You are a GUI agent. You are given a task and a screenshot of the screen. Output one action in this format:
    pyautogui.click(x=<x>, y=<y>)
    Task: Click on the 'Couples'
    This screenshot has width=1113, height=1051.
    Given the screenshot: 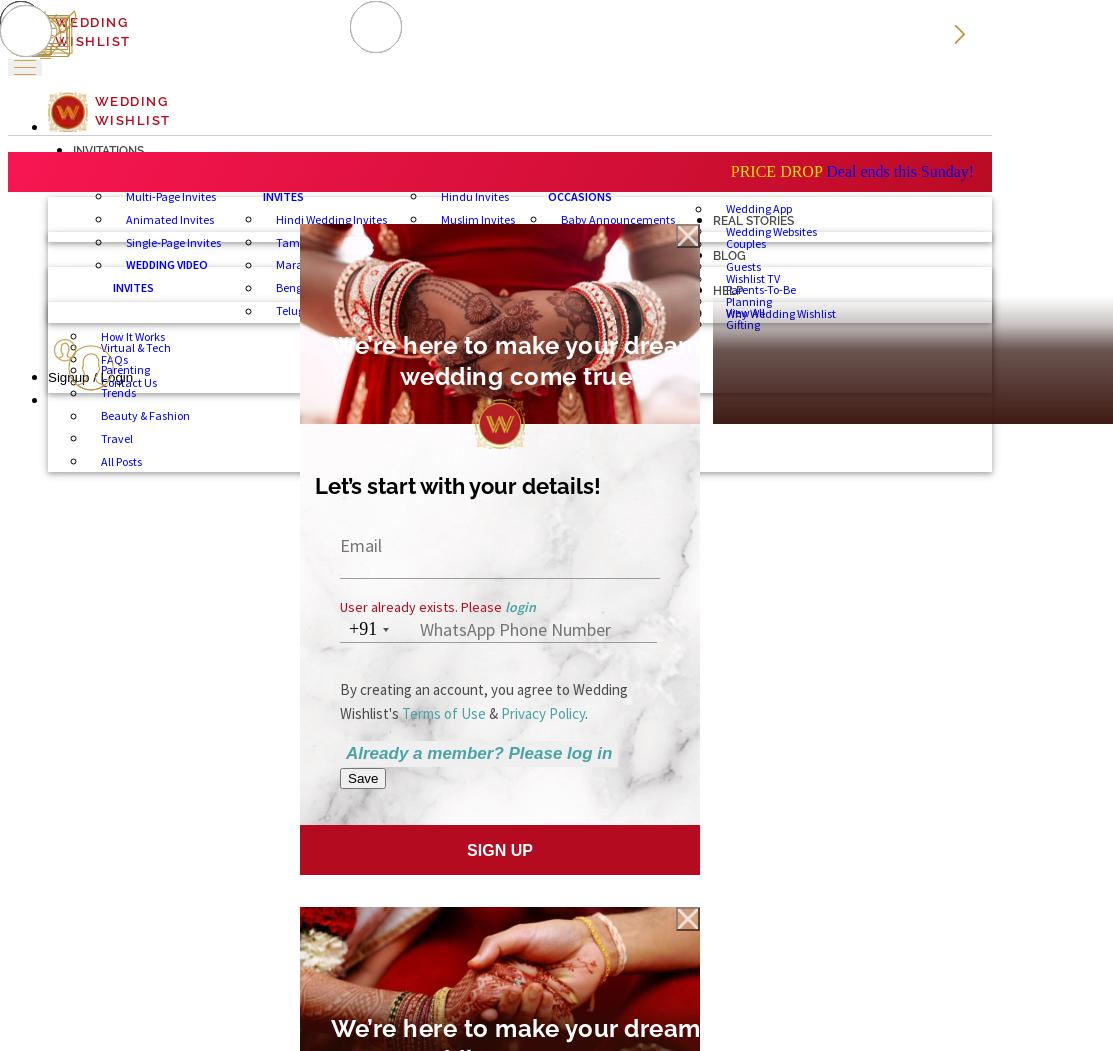 What is the action you would take?
    pyautogui.click(x=744, y=243)
    